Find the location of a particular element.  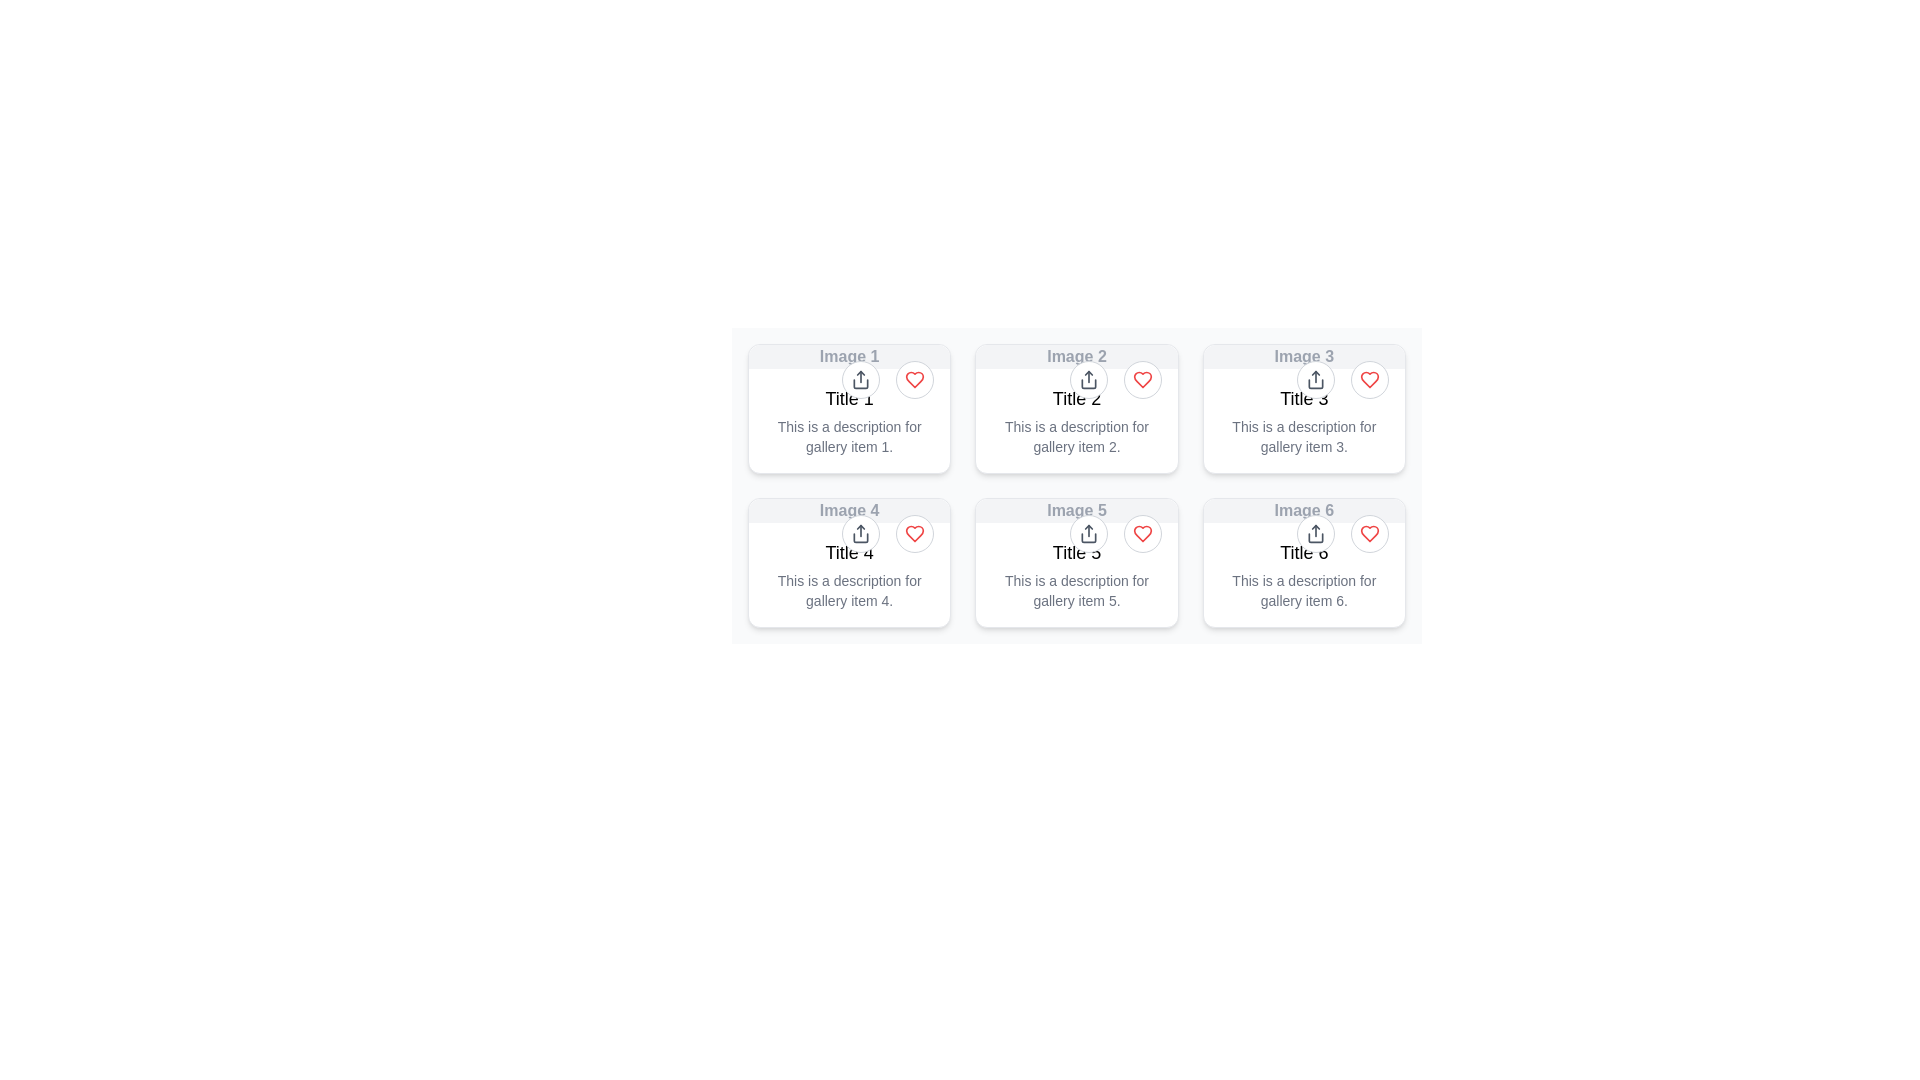

the circular button with a white background and a gray border featuring a red heart icon, located in the top-right corner of the card labeled 'Title 5' is located at coordinates (1142, 532).